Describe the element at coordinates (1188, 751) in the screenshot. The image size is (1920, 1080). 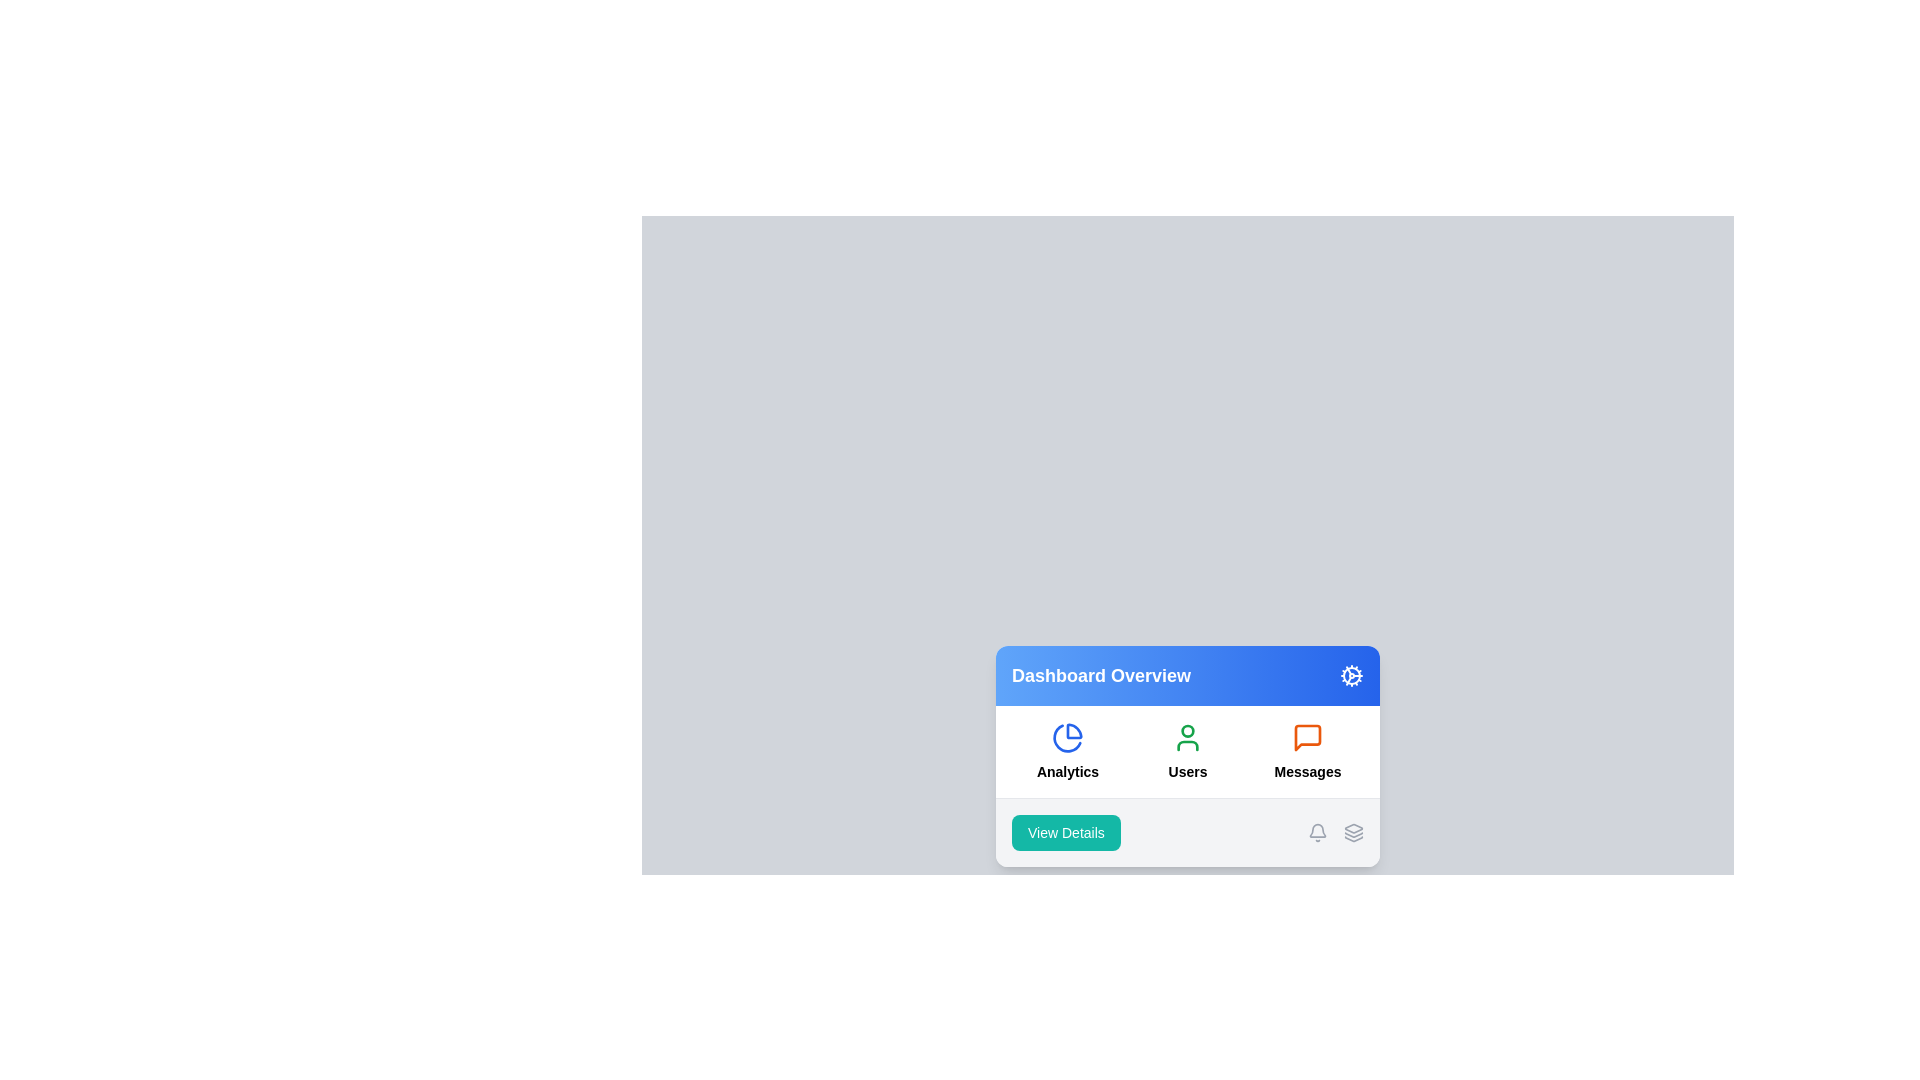
I see `labels of the central column in the Grid layout containing icons and text, which features the 'Users' icon and label beneath it` at that location.